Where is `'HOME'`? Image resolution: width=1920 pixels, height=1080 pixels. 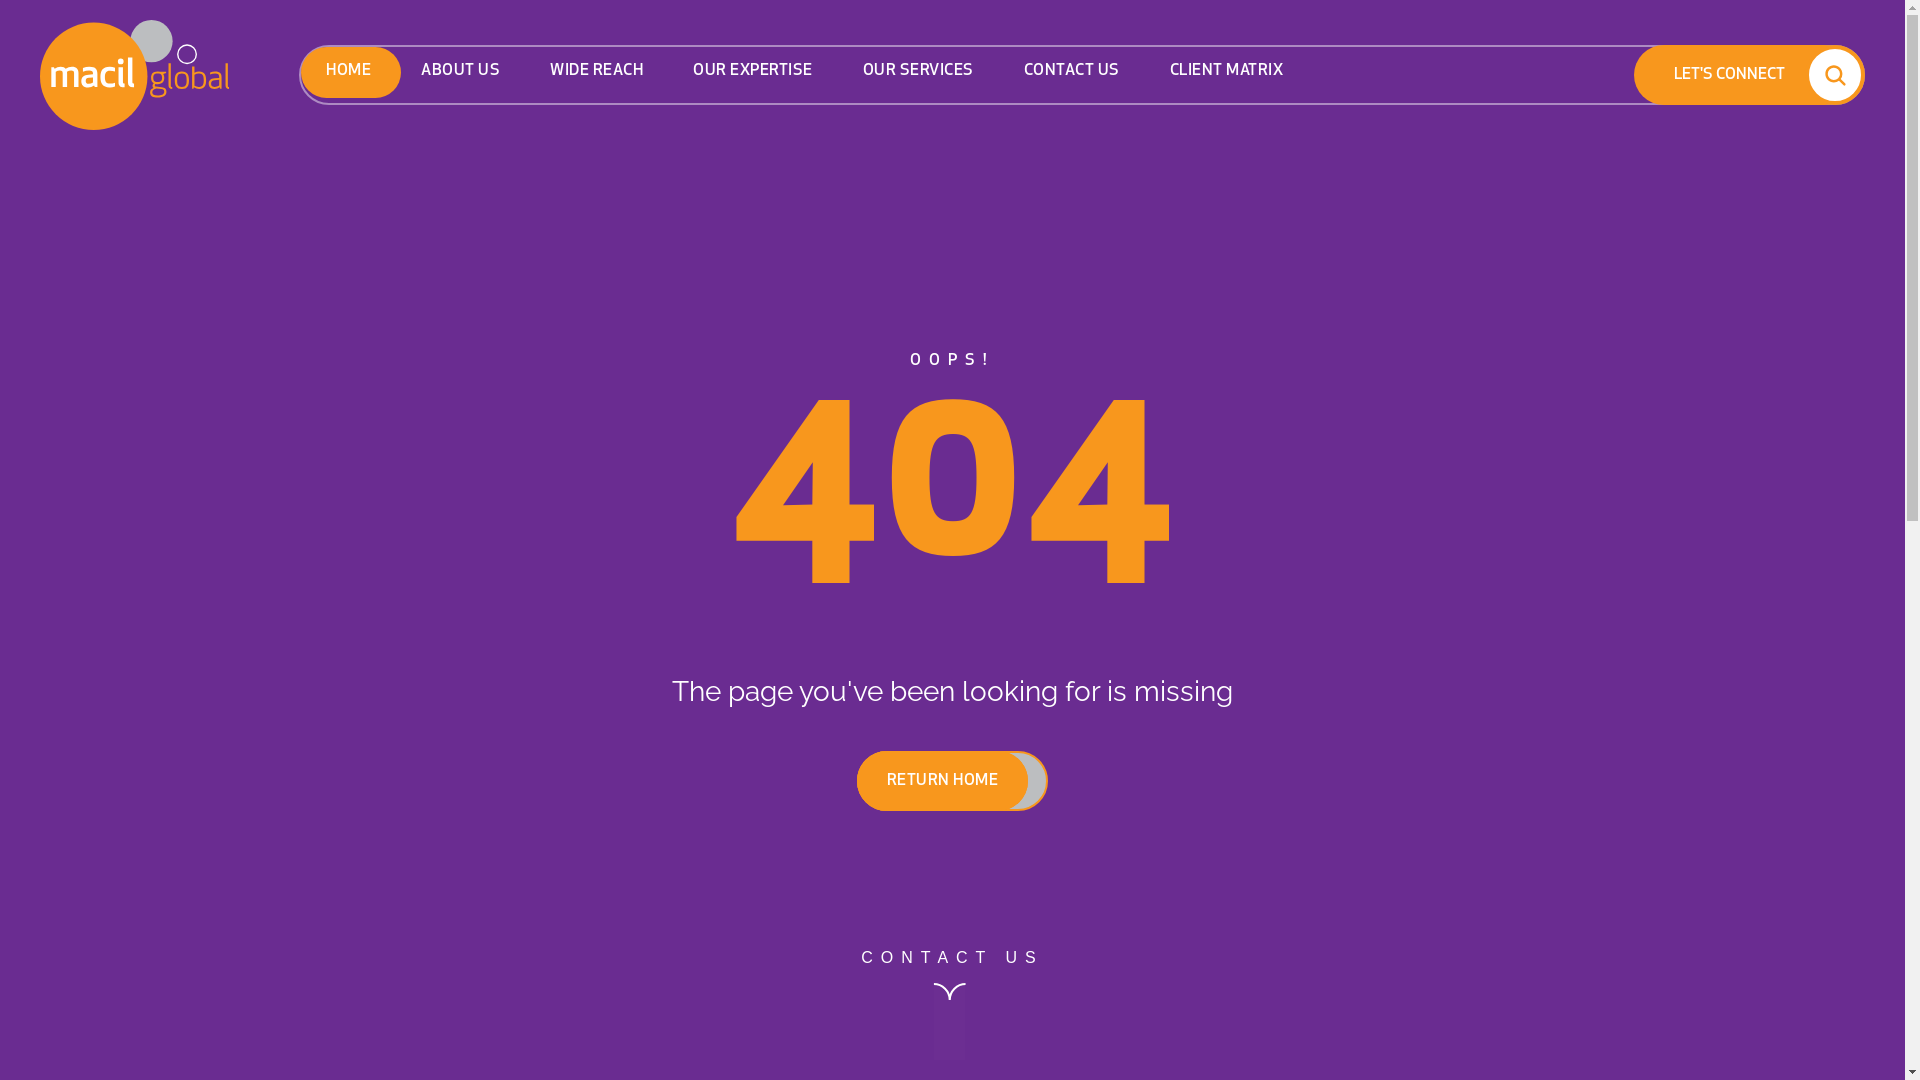 'HOME' is located at coordinates (348, 71).